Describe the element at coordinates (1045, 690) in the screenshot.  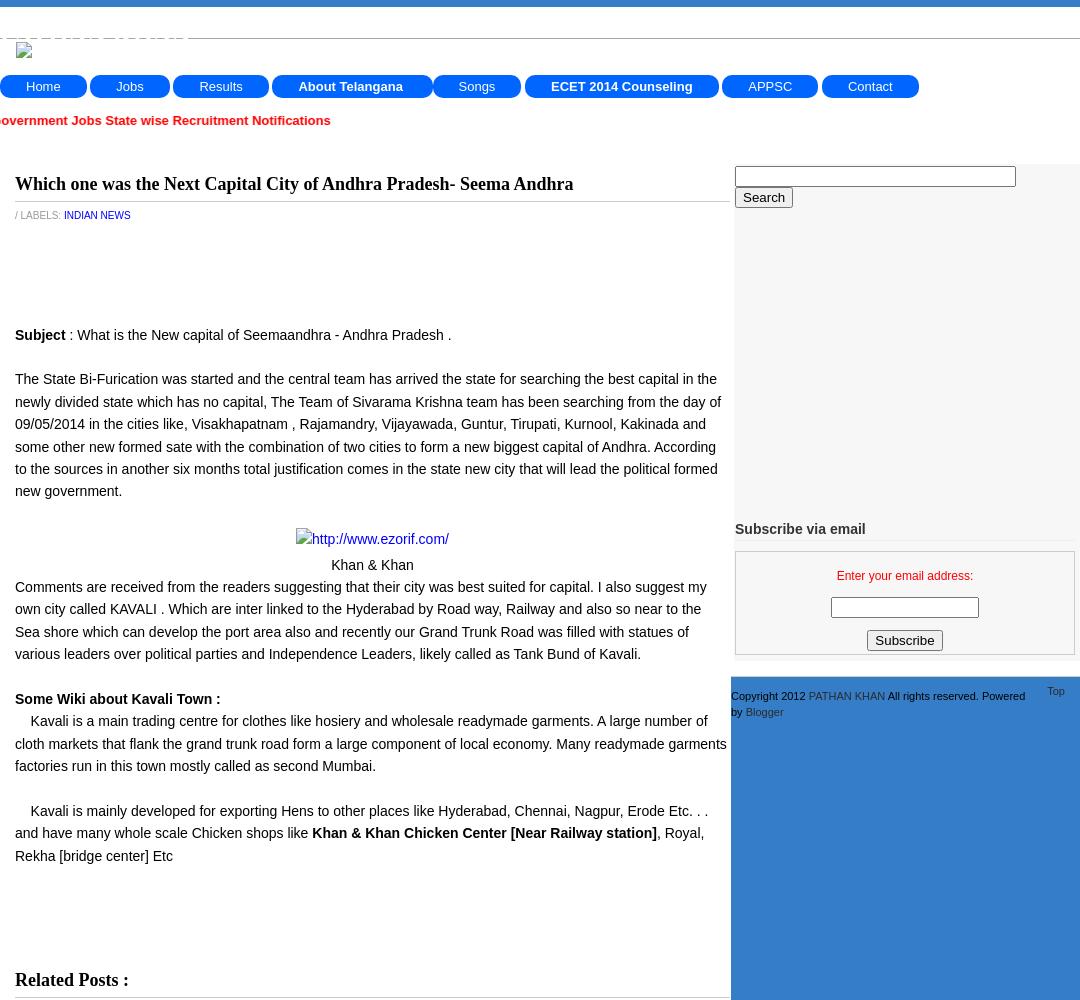
I see `'Top'` at that location.